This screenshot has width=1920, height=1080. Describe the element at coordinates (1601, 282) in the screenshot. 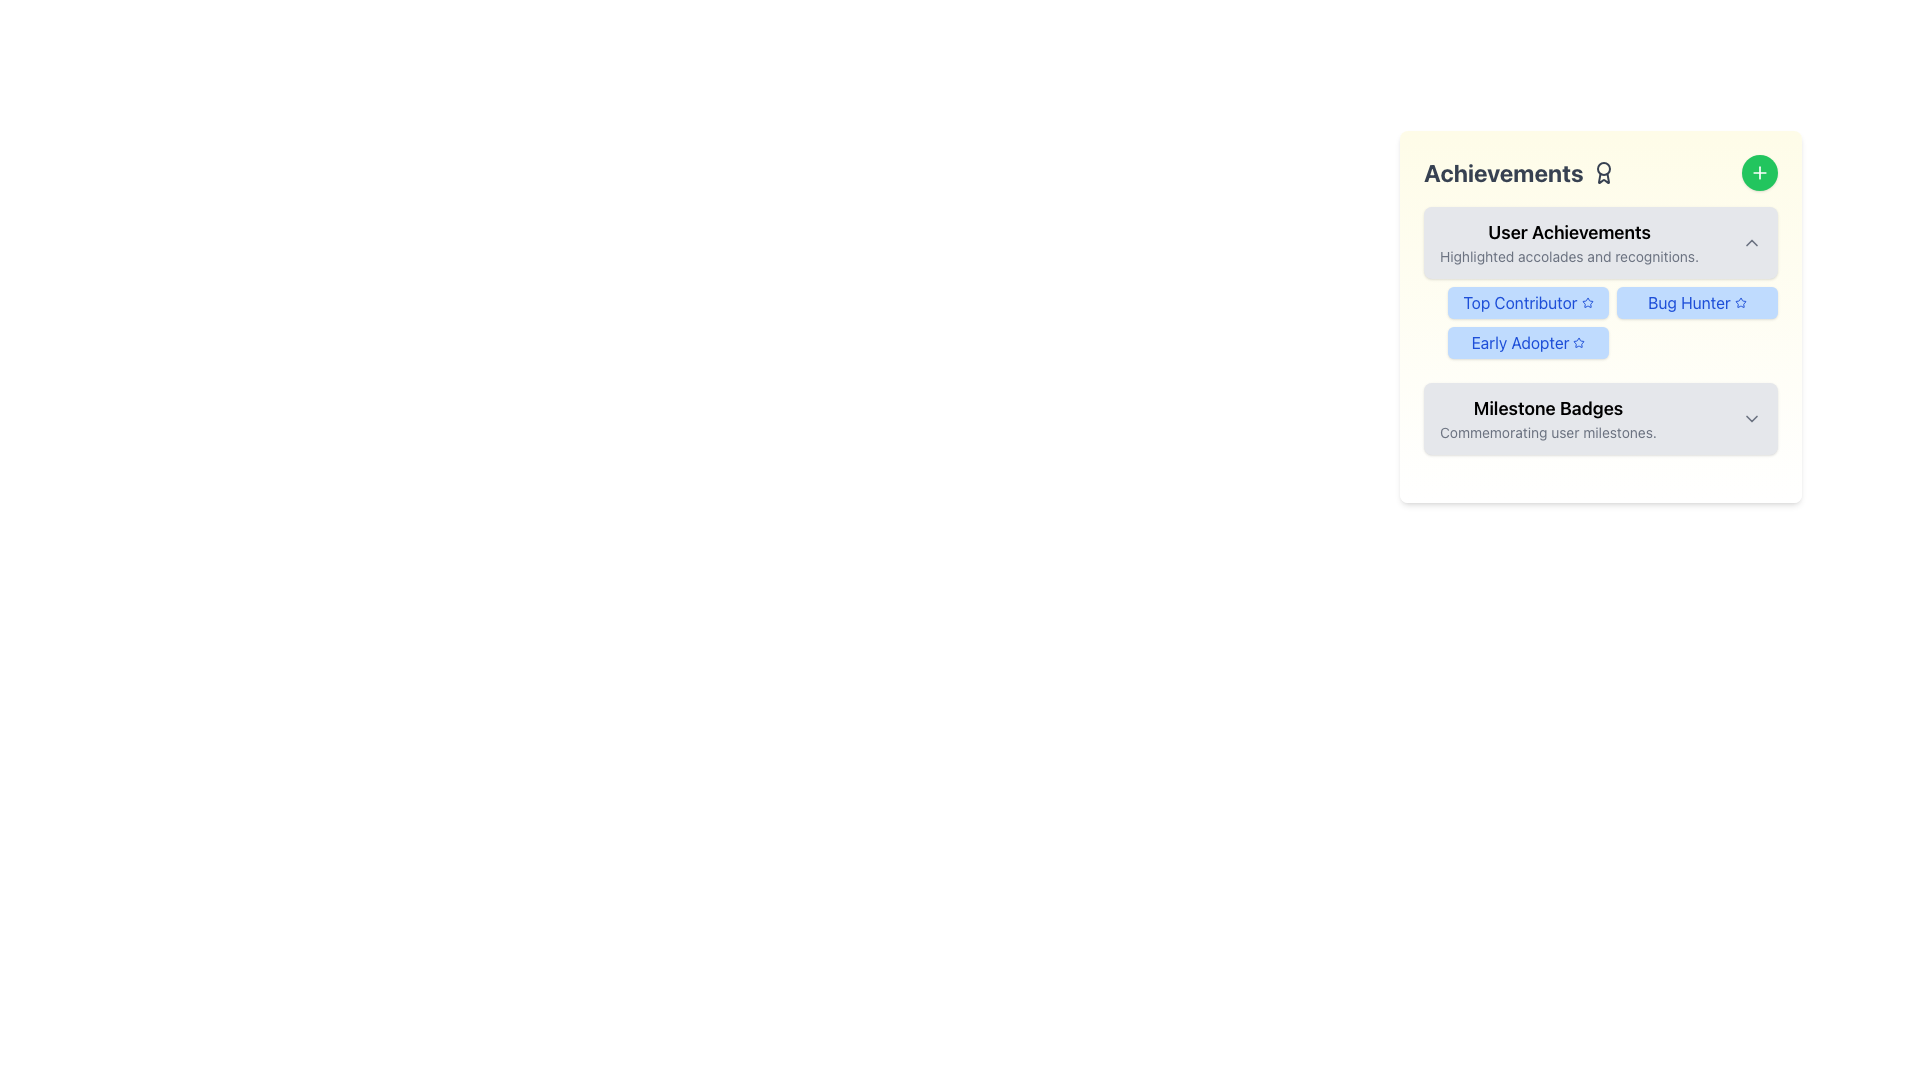

I see `the badge within the Information Panel that highlights user achievements, located under the 'Achievements' header` at that location.